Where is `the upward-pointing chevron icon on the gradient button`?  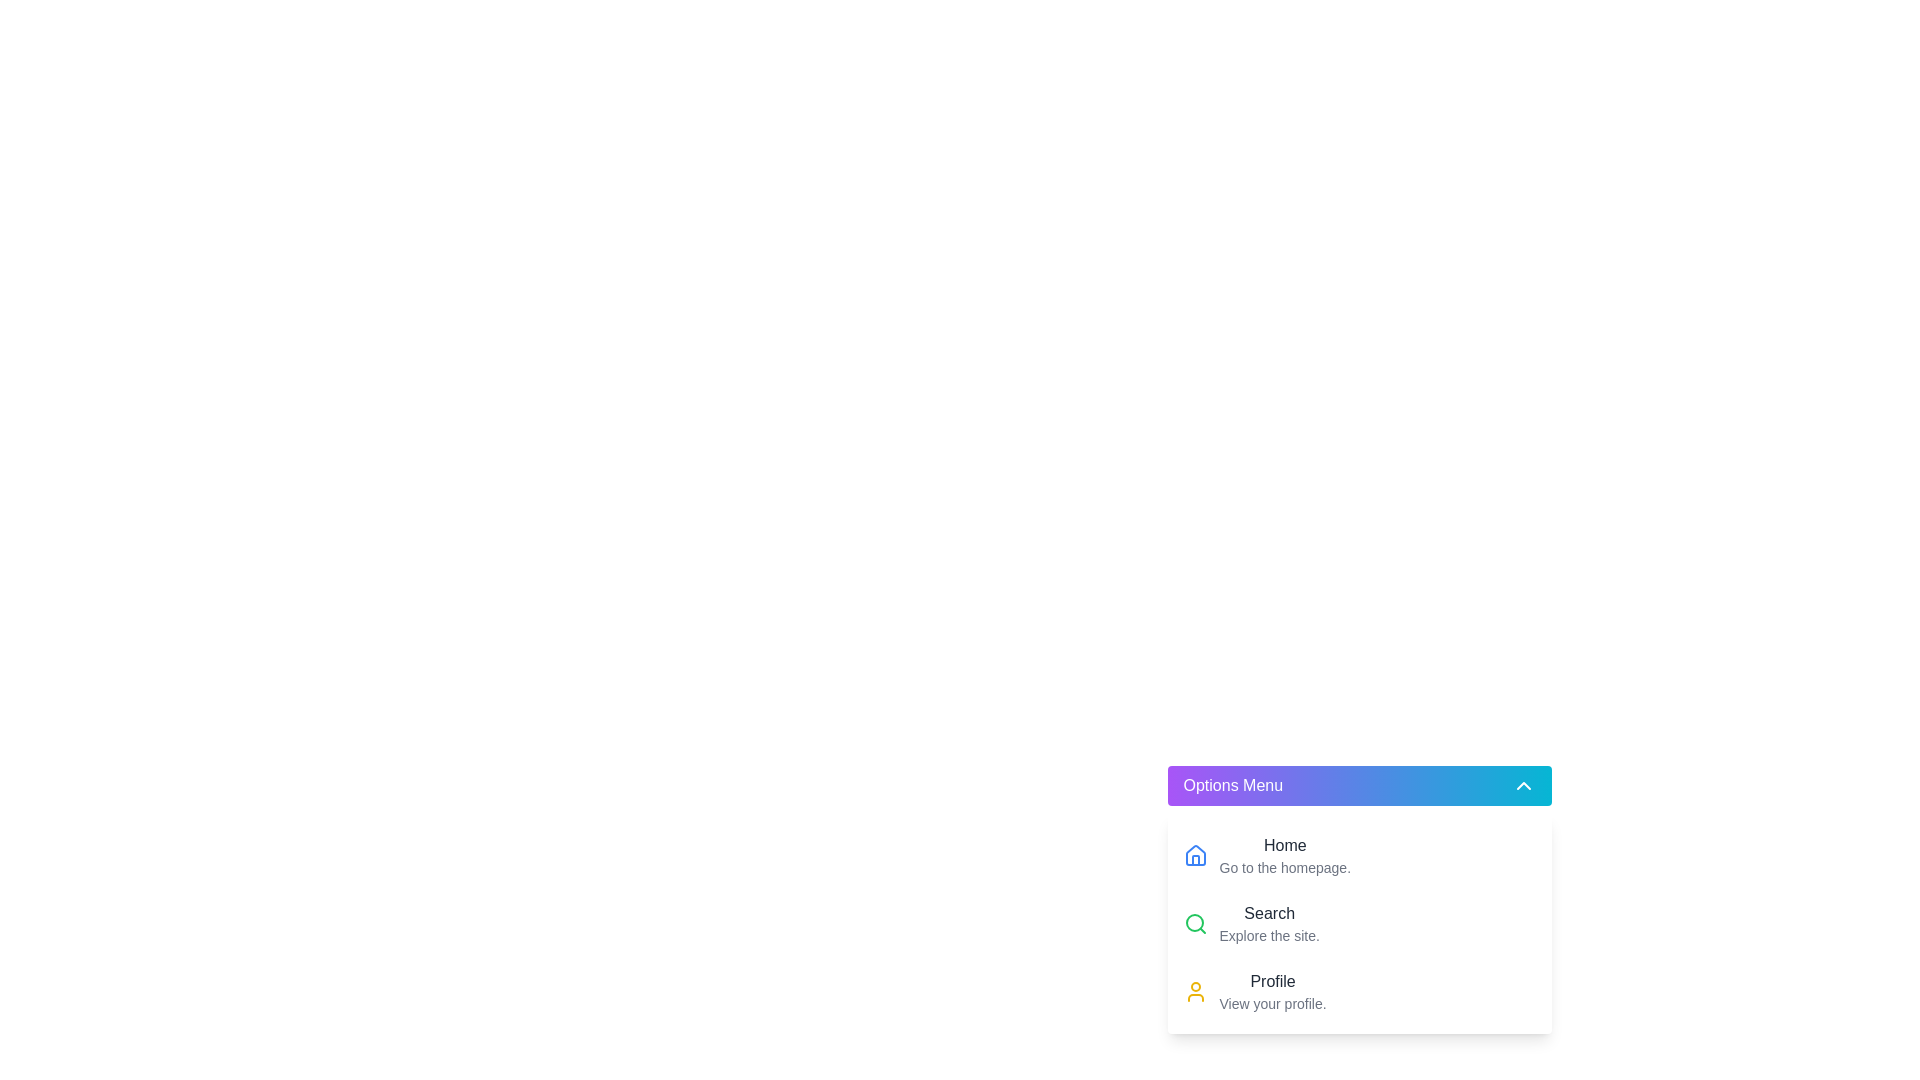
the upward-pointing chevron icon on the gradient button is located at coordinates (1522, 785).